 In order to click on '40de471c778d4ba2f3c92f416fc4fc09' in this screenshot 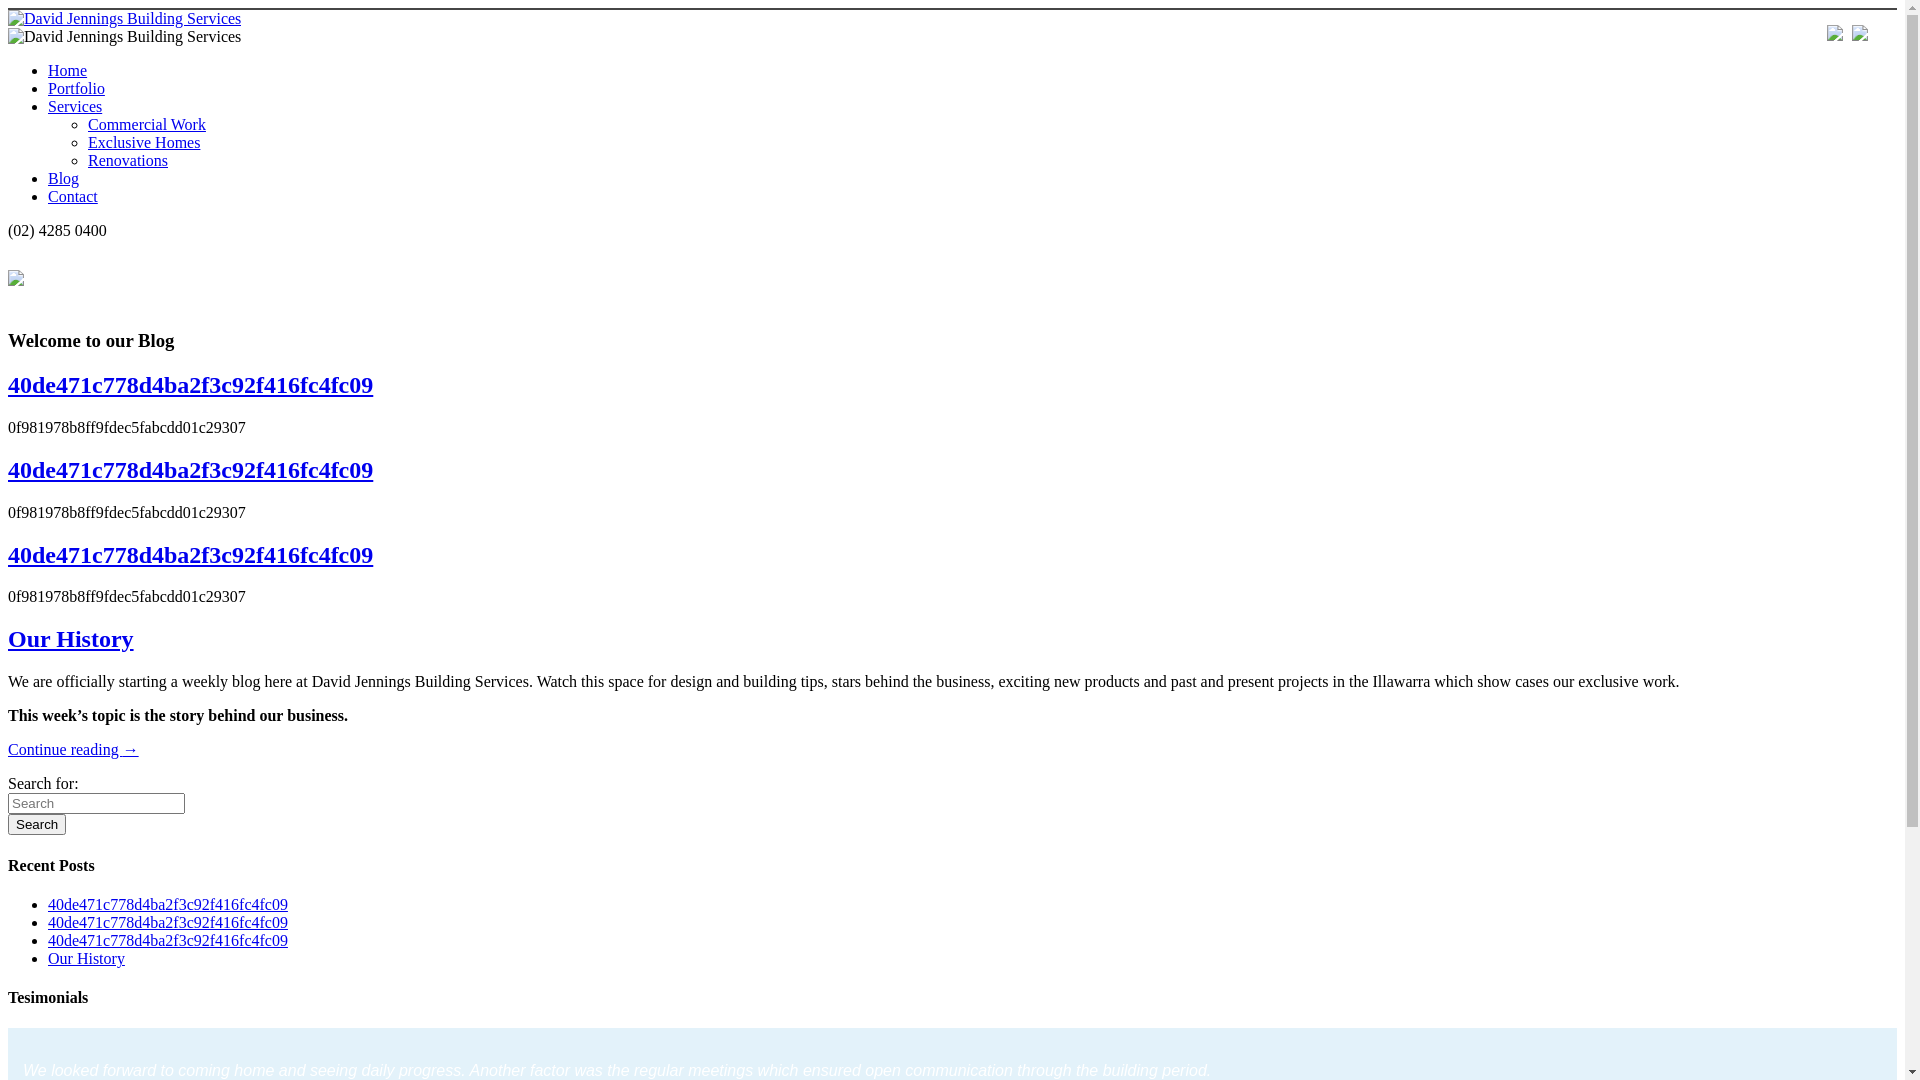, I will do `click(190, 385)`.